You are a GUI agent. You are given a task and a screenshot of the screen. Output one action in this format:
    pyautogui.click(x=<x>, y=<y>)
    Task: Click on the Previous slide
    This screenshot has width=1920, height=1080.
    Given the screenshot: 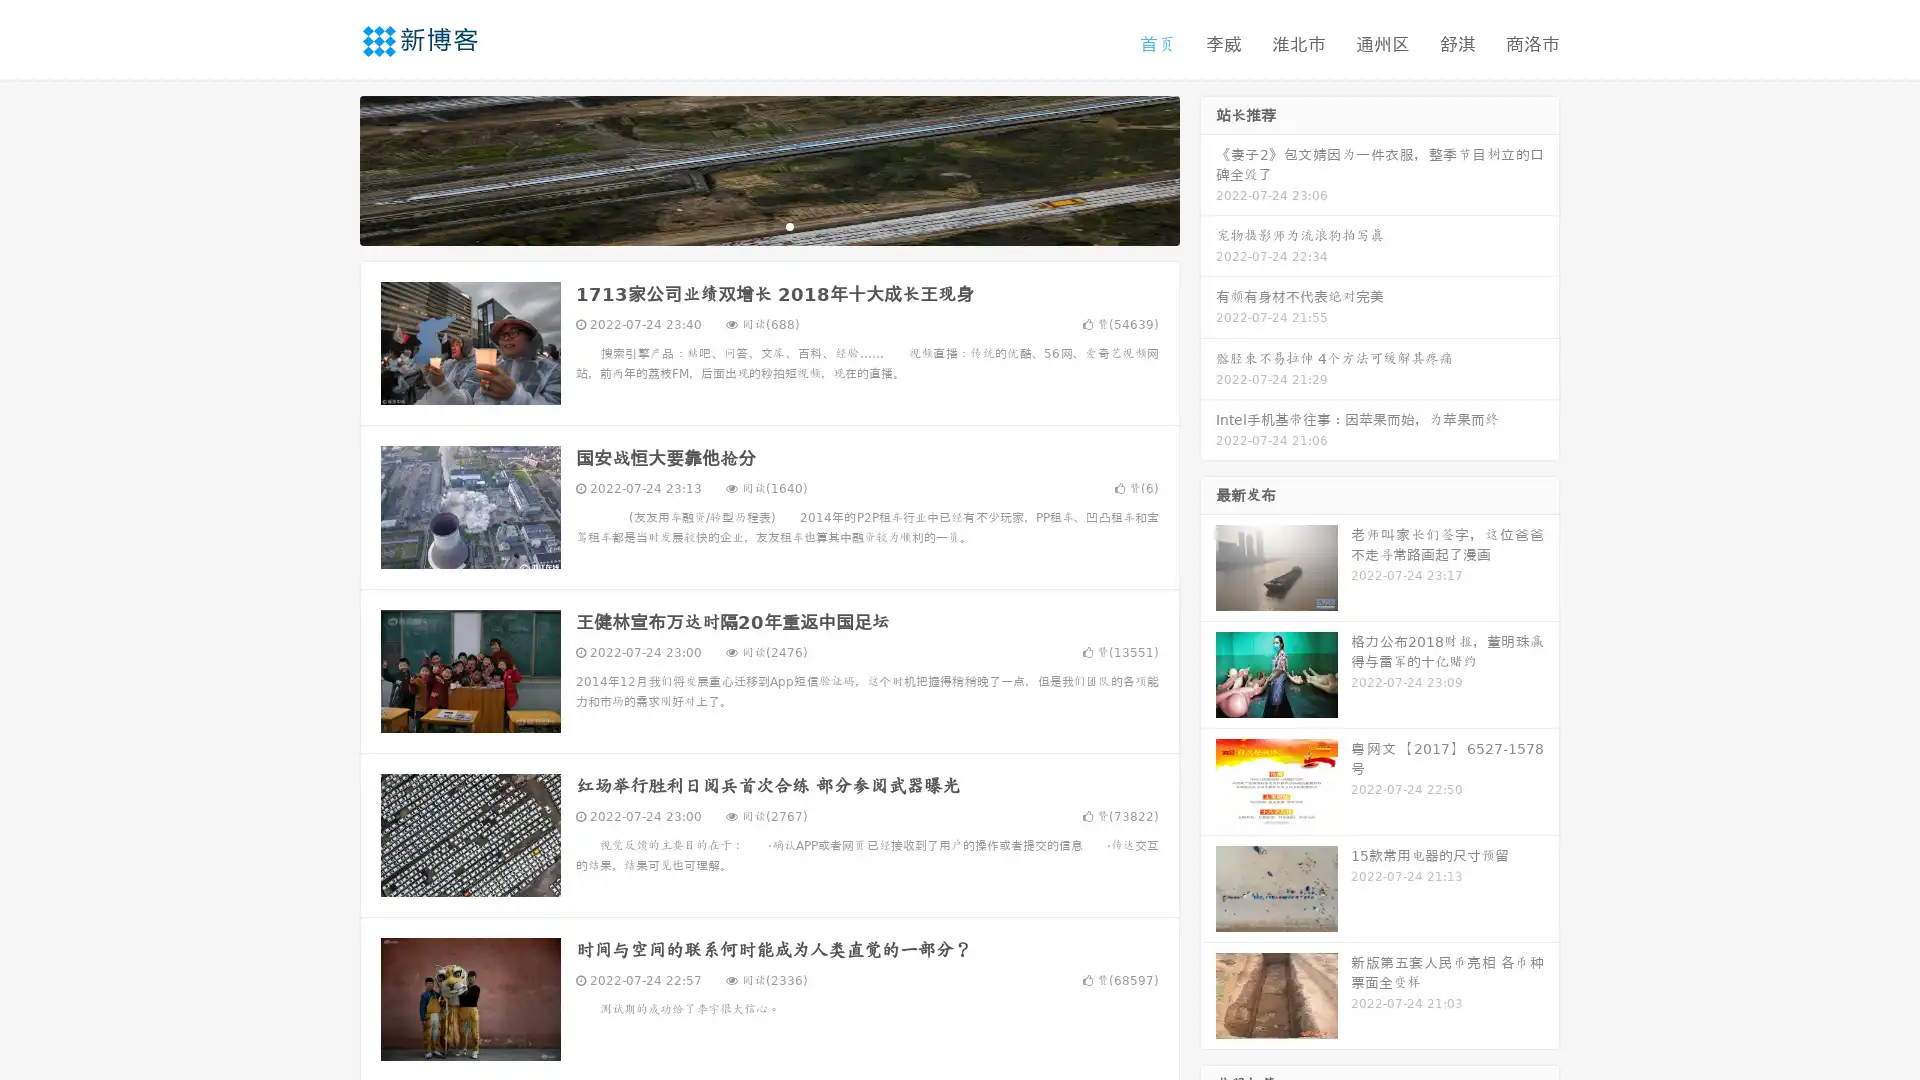 What is the action you would take?
    pyautogui.click(x=330, y=168)
    